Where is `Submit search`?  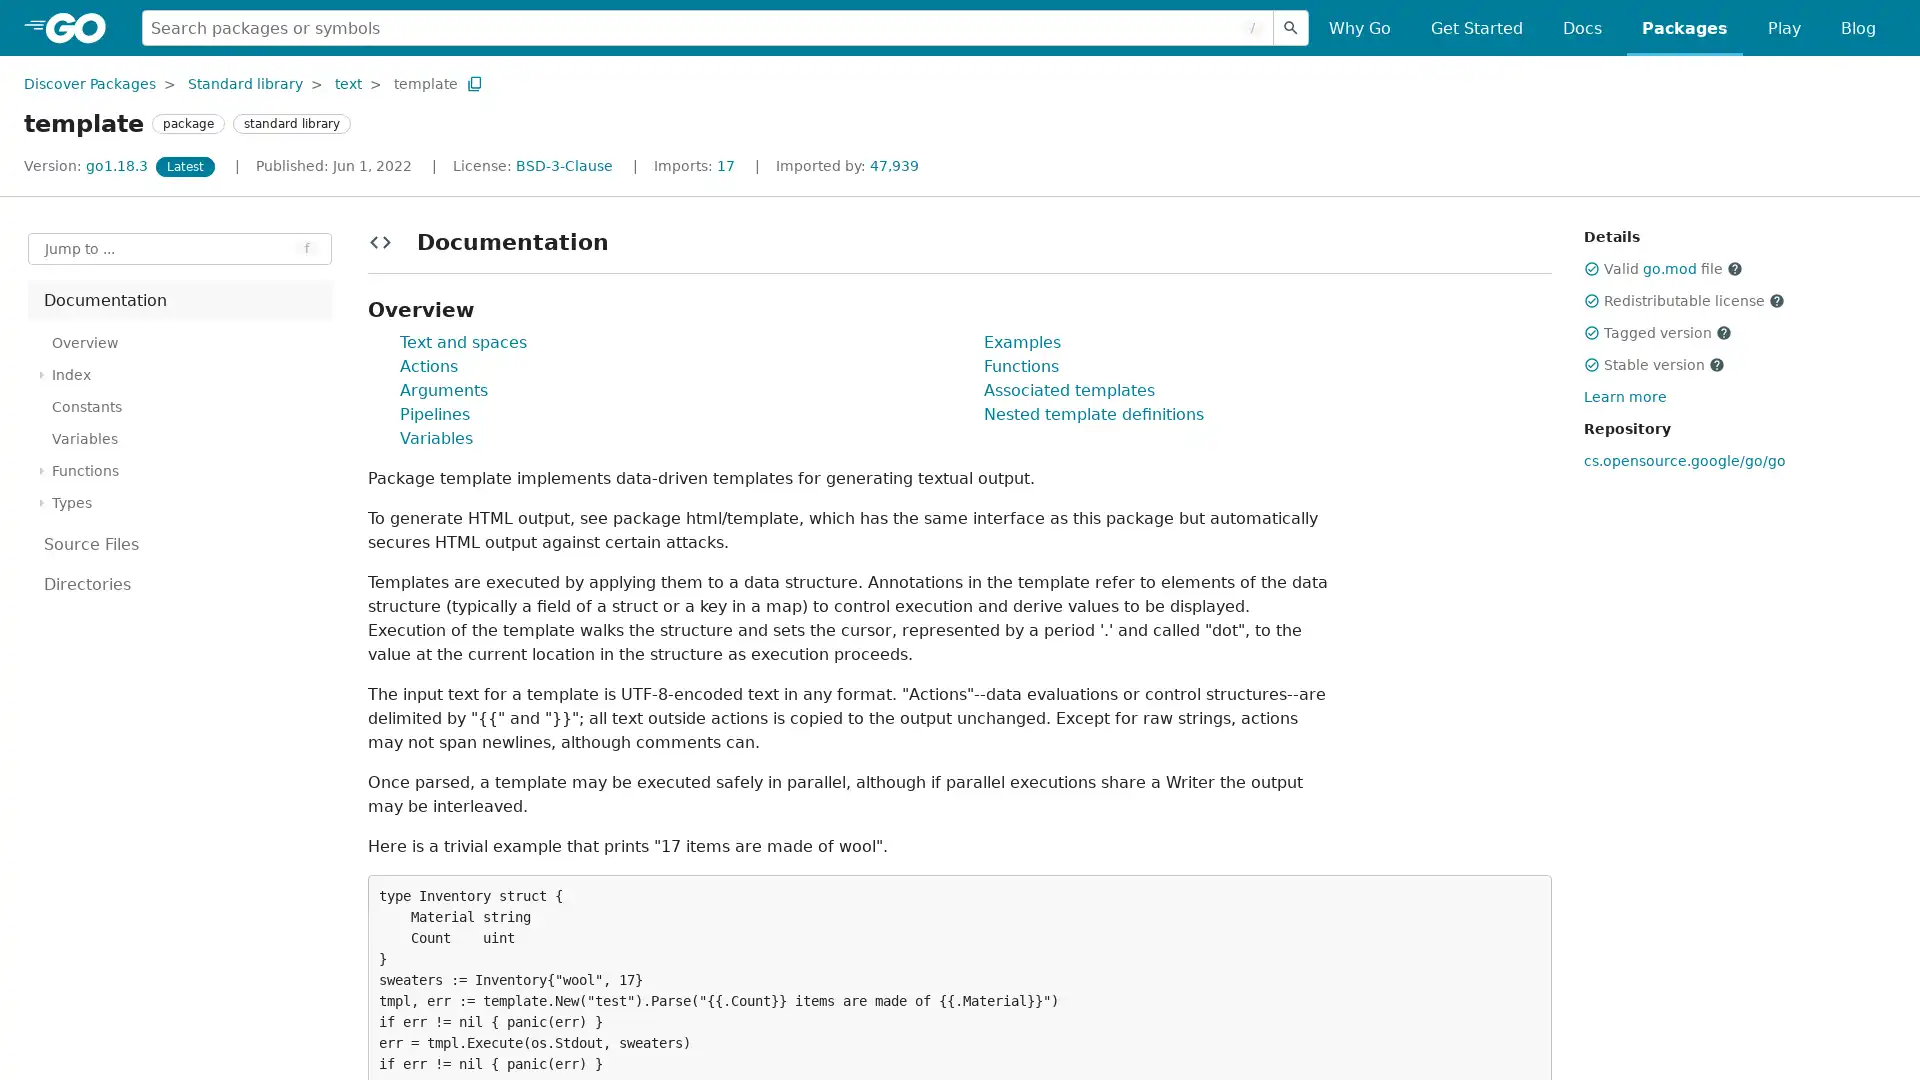
Submit search is located at coordinates (1291, 27).